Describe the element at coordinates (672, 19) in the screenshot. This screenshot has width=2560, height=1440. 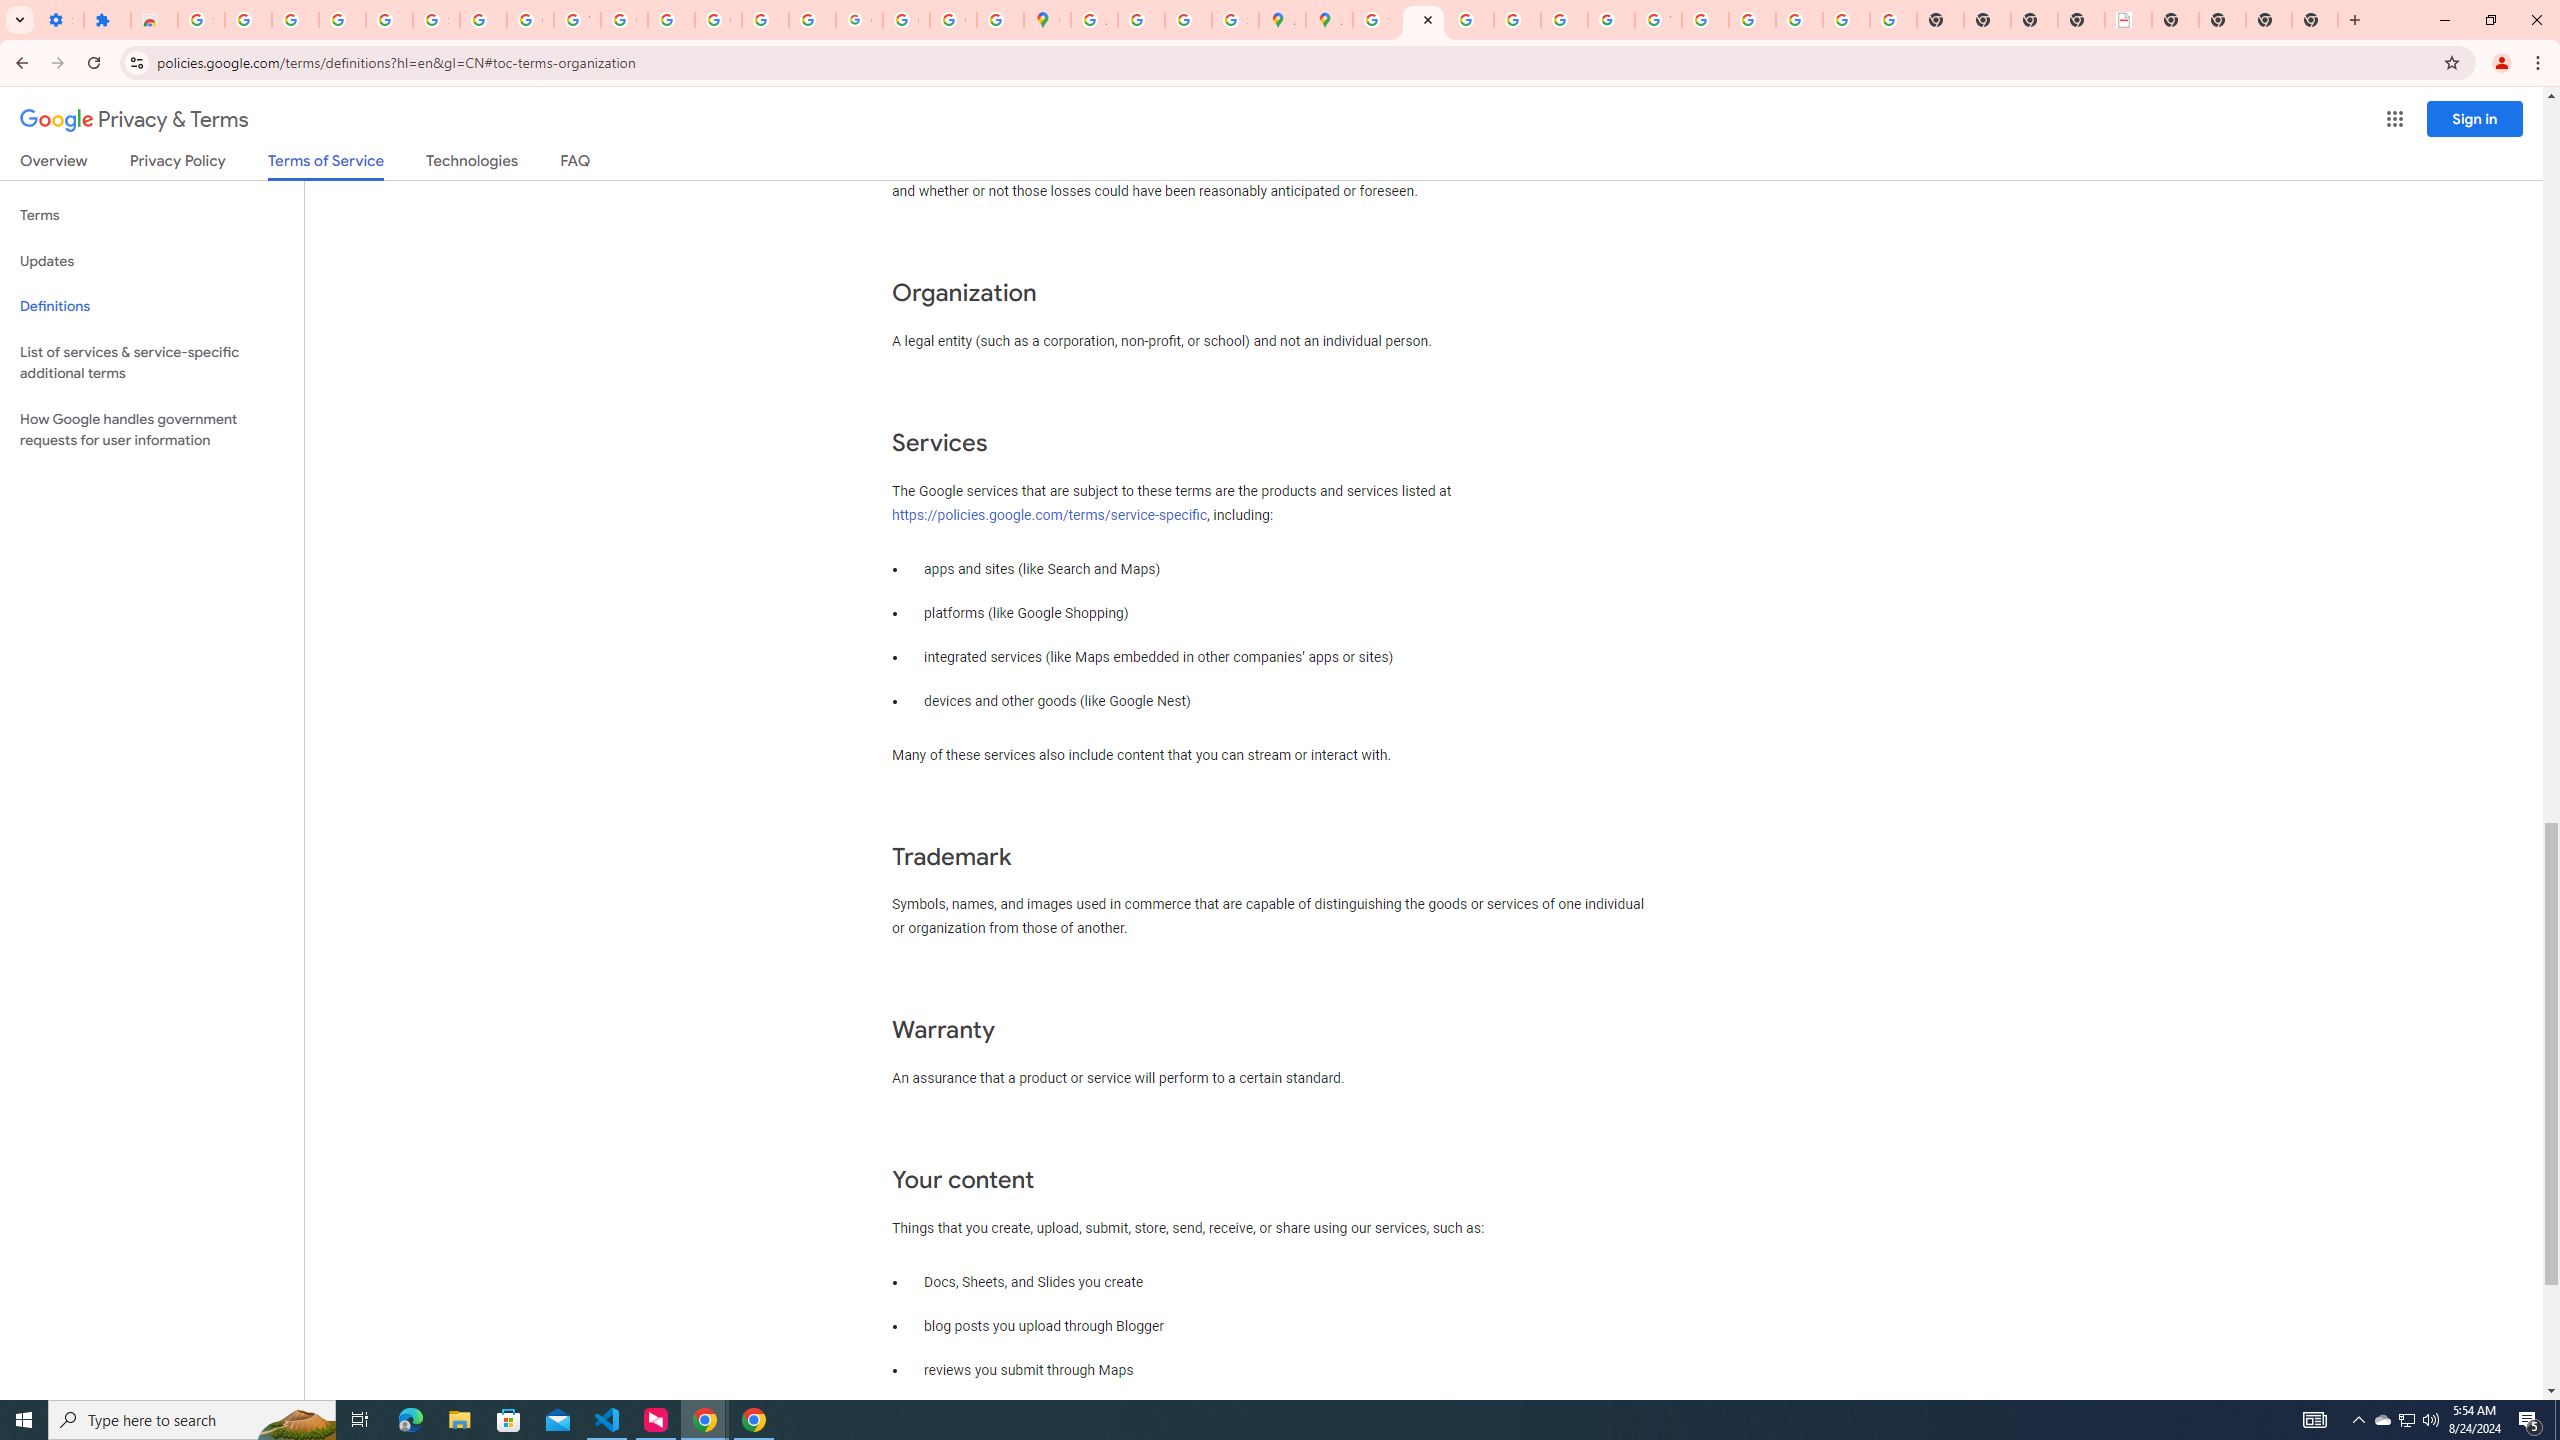
I see `'https://scholar.google.com/'` at that location.